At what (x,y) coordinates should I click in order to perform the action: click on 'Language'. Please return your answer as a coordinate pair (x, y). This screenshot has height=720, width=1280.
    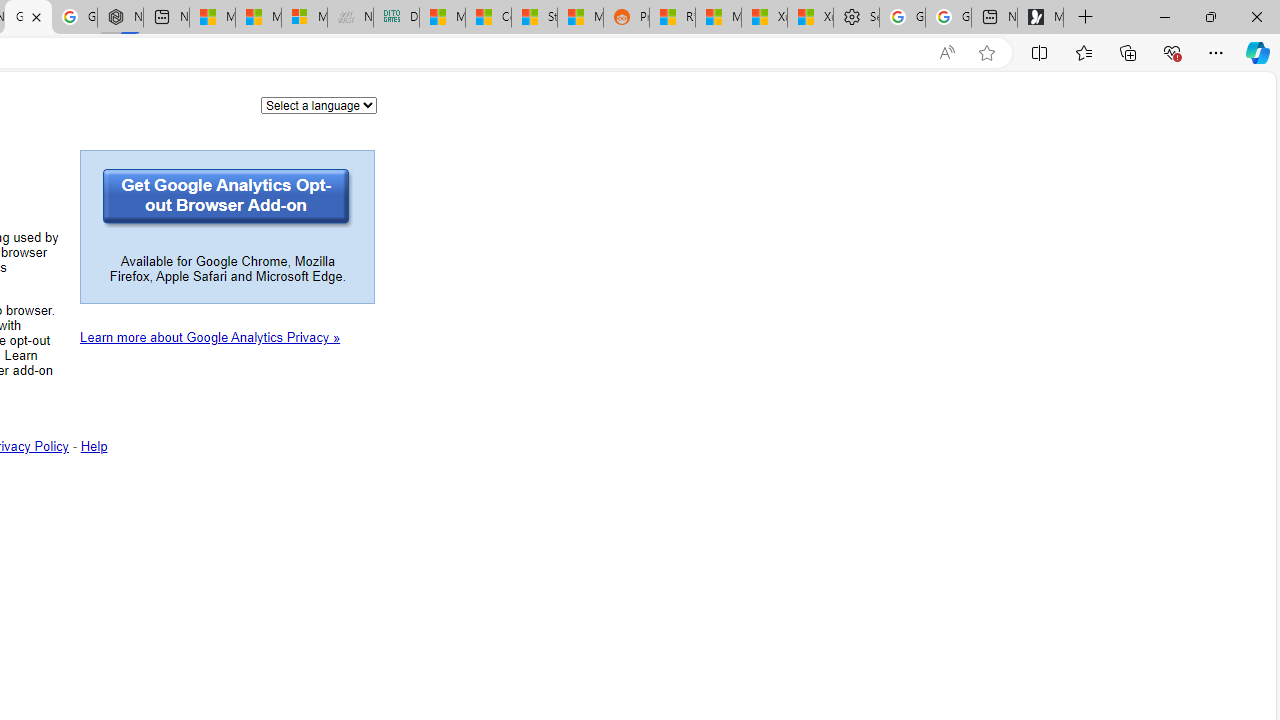
    Looking at the image, I should click on (318, 104).